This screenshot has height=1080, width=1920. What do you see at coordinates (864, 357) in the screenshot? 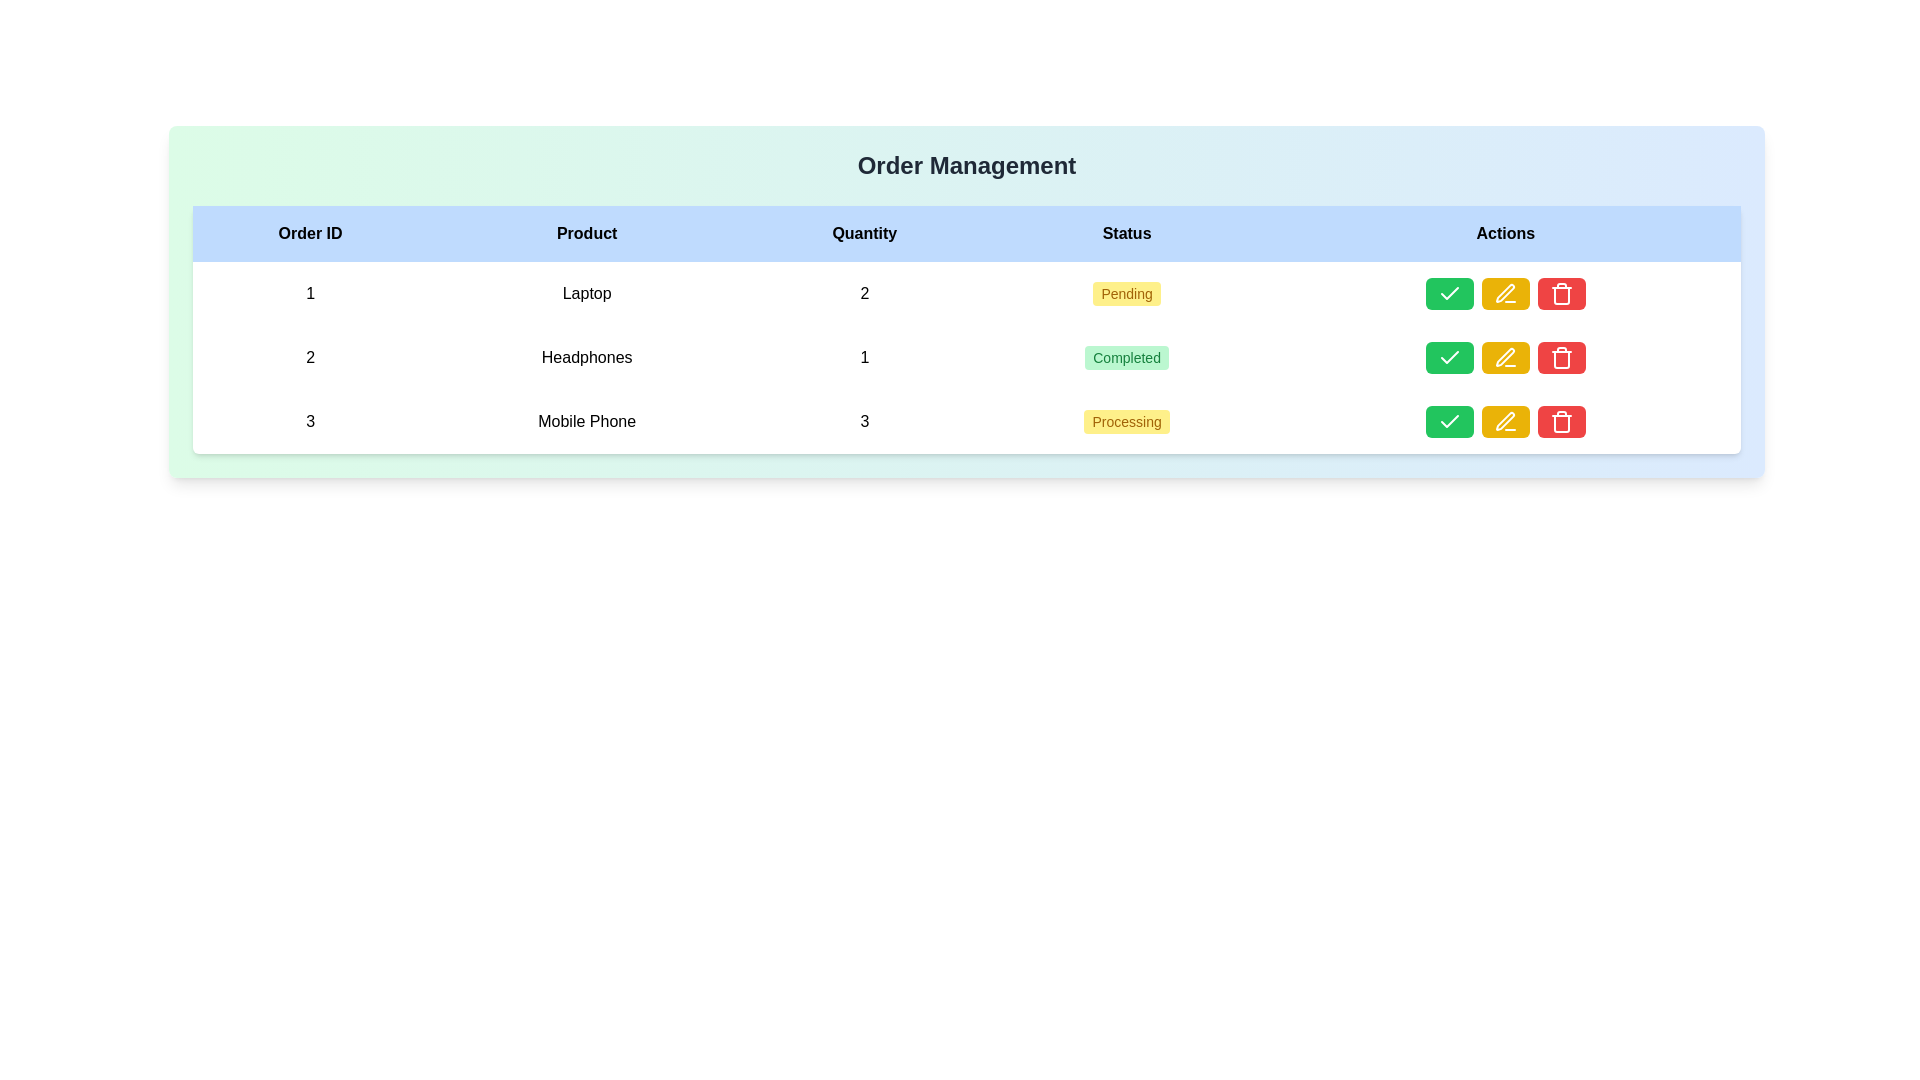
I see `the numeric value '1' in the 'Quantity' column of the order management table, located in the second row and third column, which is situated between 'Headphones' and 'Completed'` at bounding box center [864, 357].